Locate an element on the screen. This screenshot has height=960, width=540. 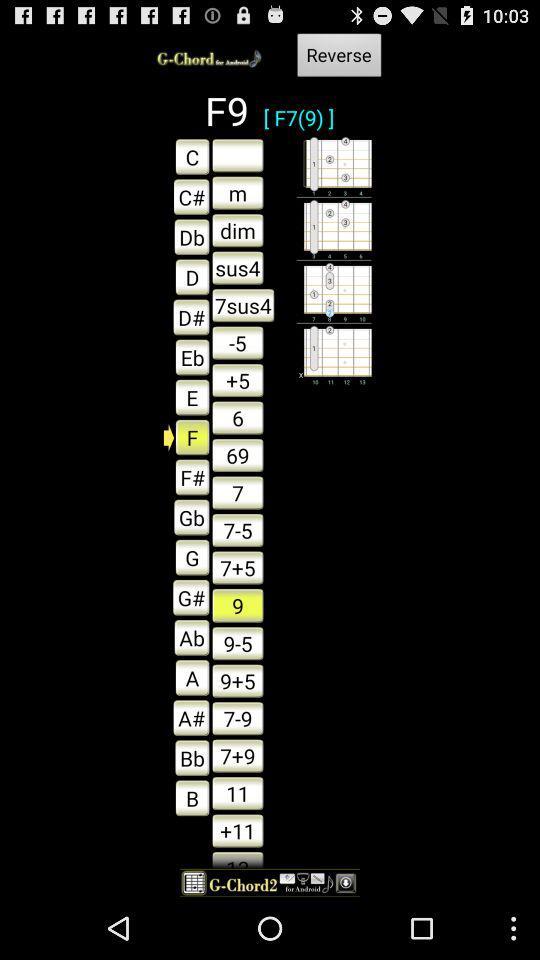
the button which is next to the c is located at coordinates (237, 154).